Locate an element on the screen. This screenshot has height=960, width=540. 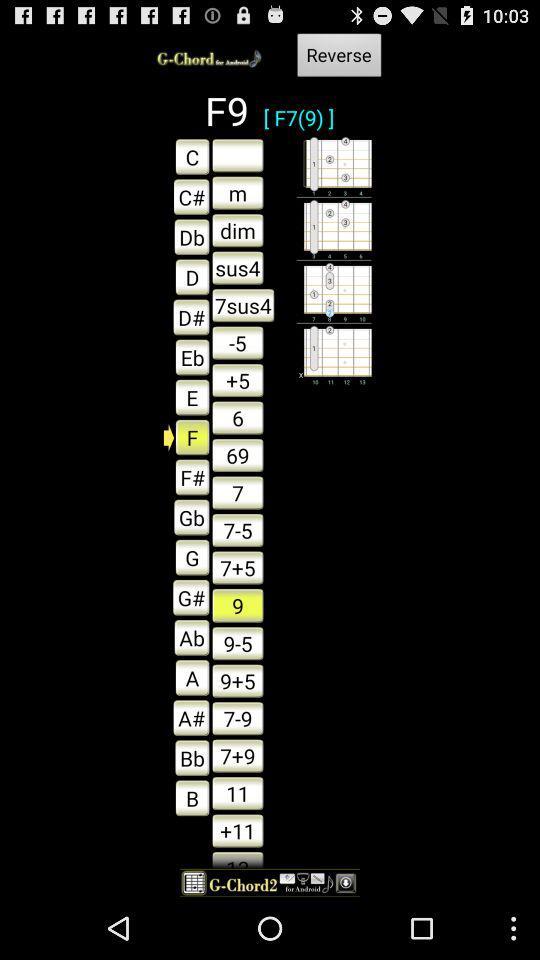
the button which is next to the c is located at coordinates (237, 154).